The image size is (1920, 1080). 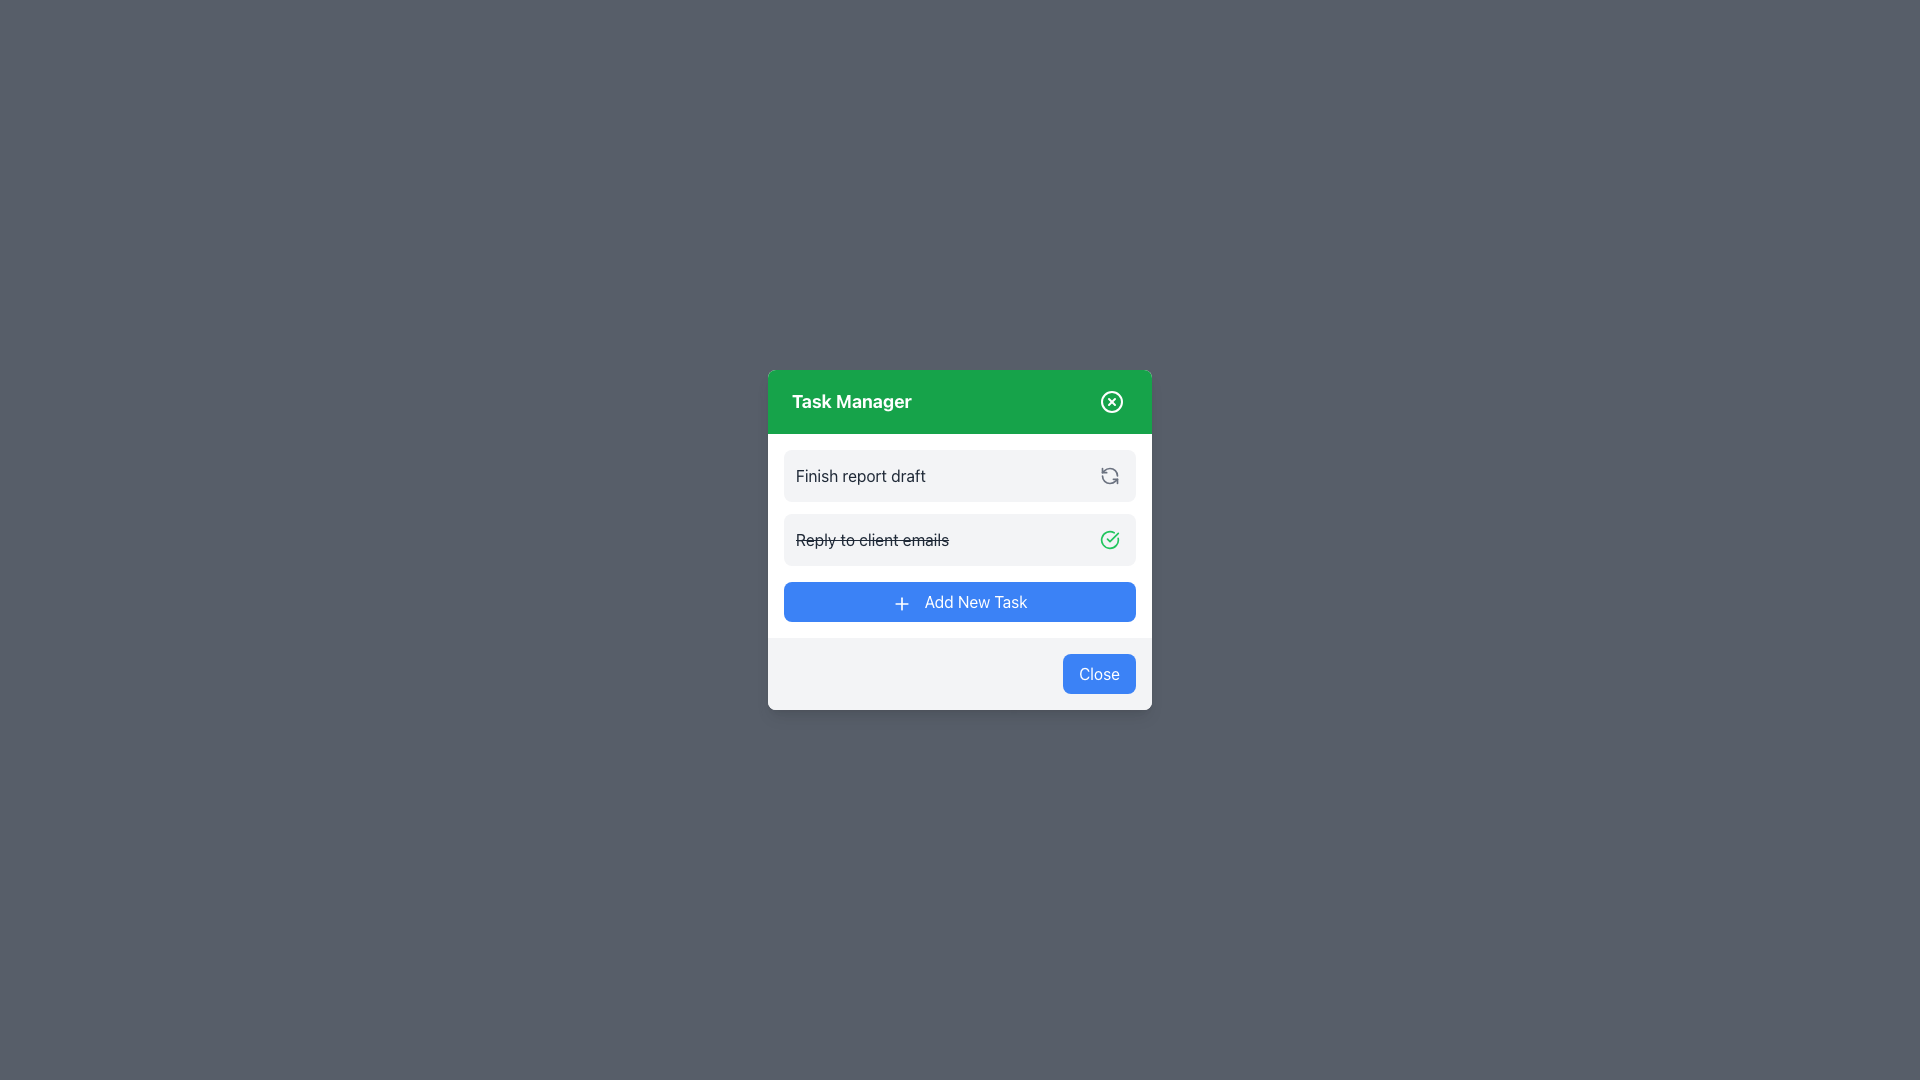 What do you see at coordinates (1108, 540) in the screenshot?
I see `the circular icon button with a check mark inside, styled with a green border and transparent fill, located to the right of the 'Reply to client emails' task entry` at bounding box center [1108, 540].